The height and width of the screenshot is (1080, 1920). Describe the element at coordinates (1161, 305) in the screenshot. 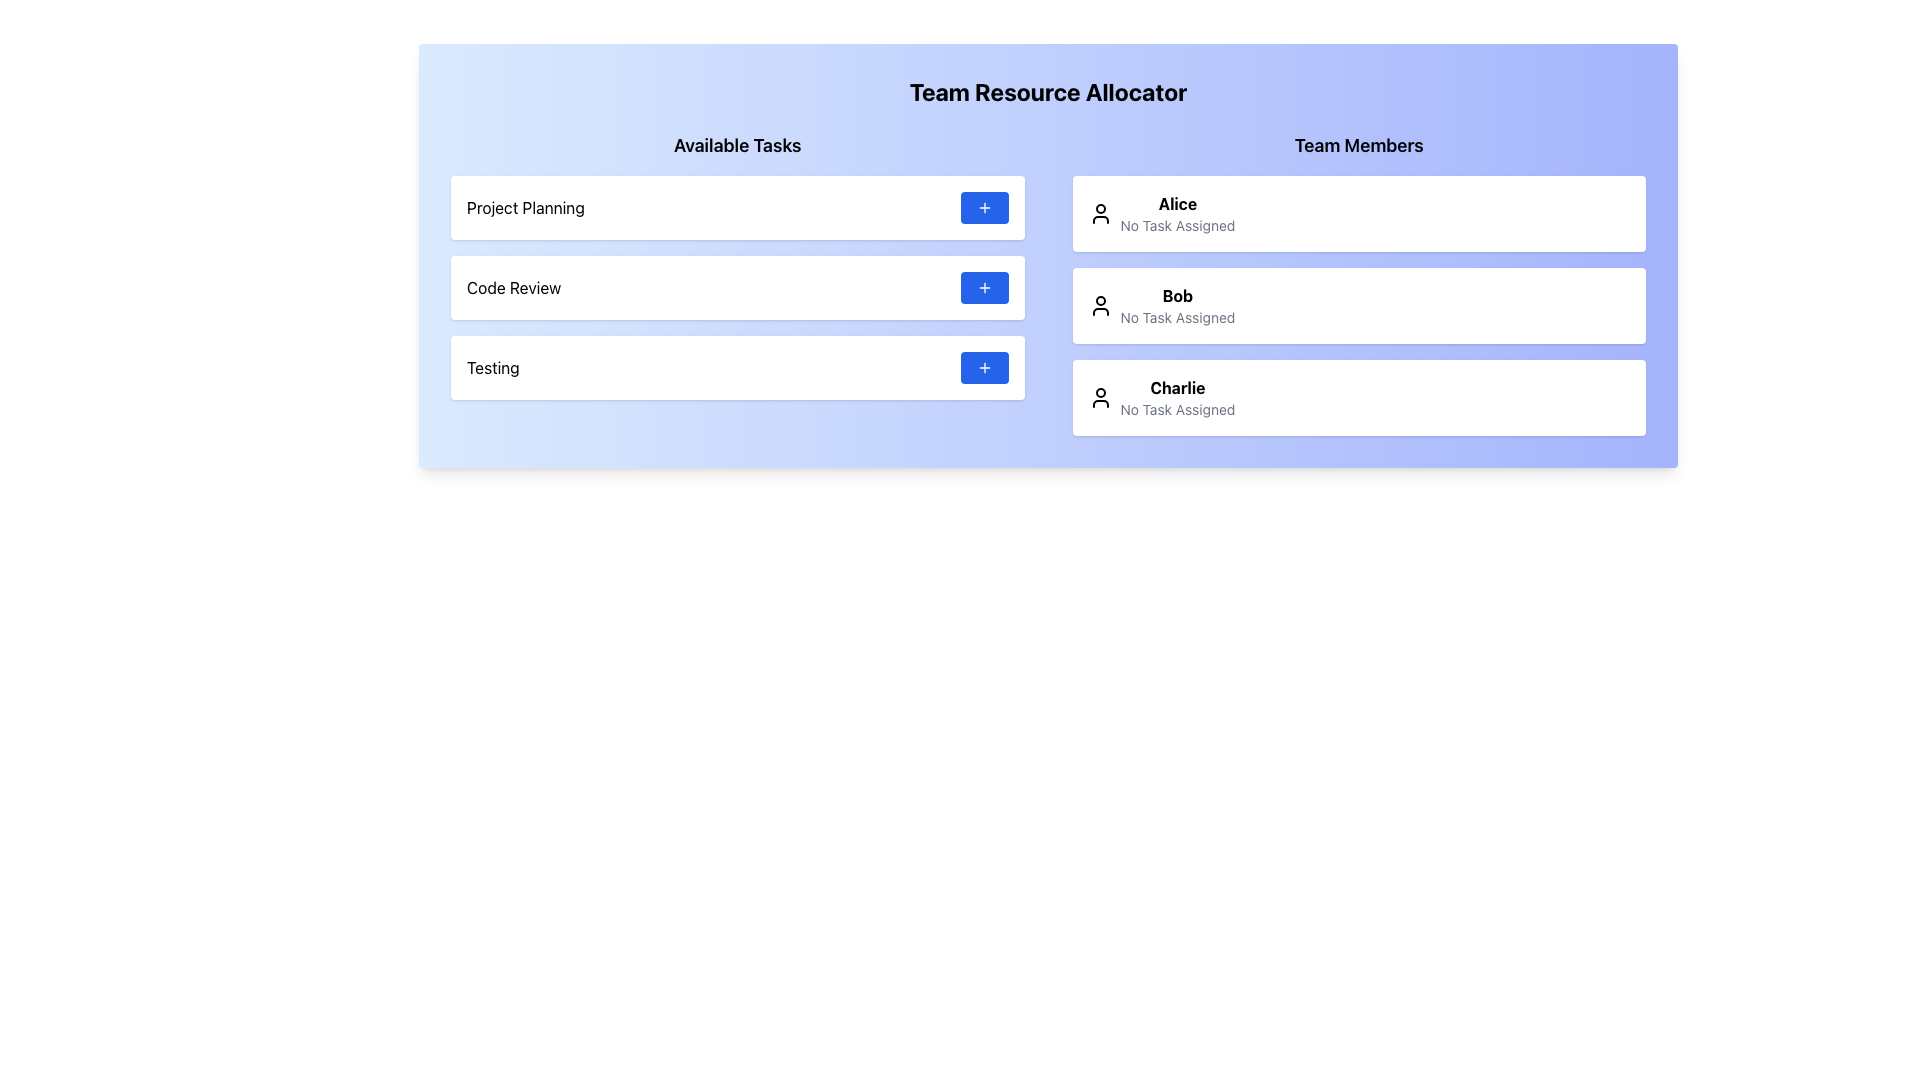

I see `the compound display element representing team member 'Bob' located in the middle of the 'Team Members' section, which is the second item in the list` at that location.